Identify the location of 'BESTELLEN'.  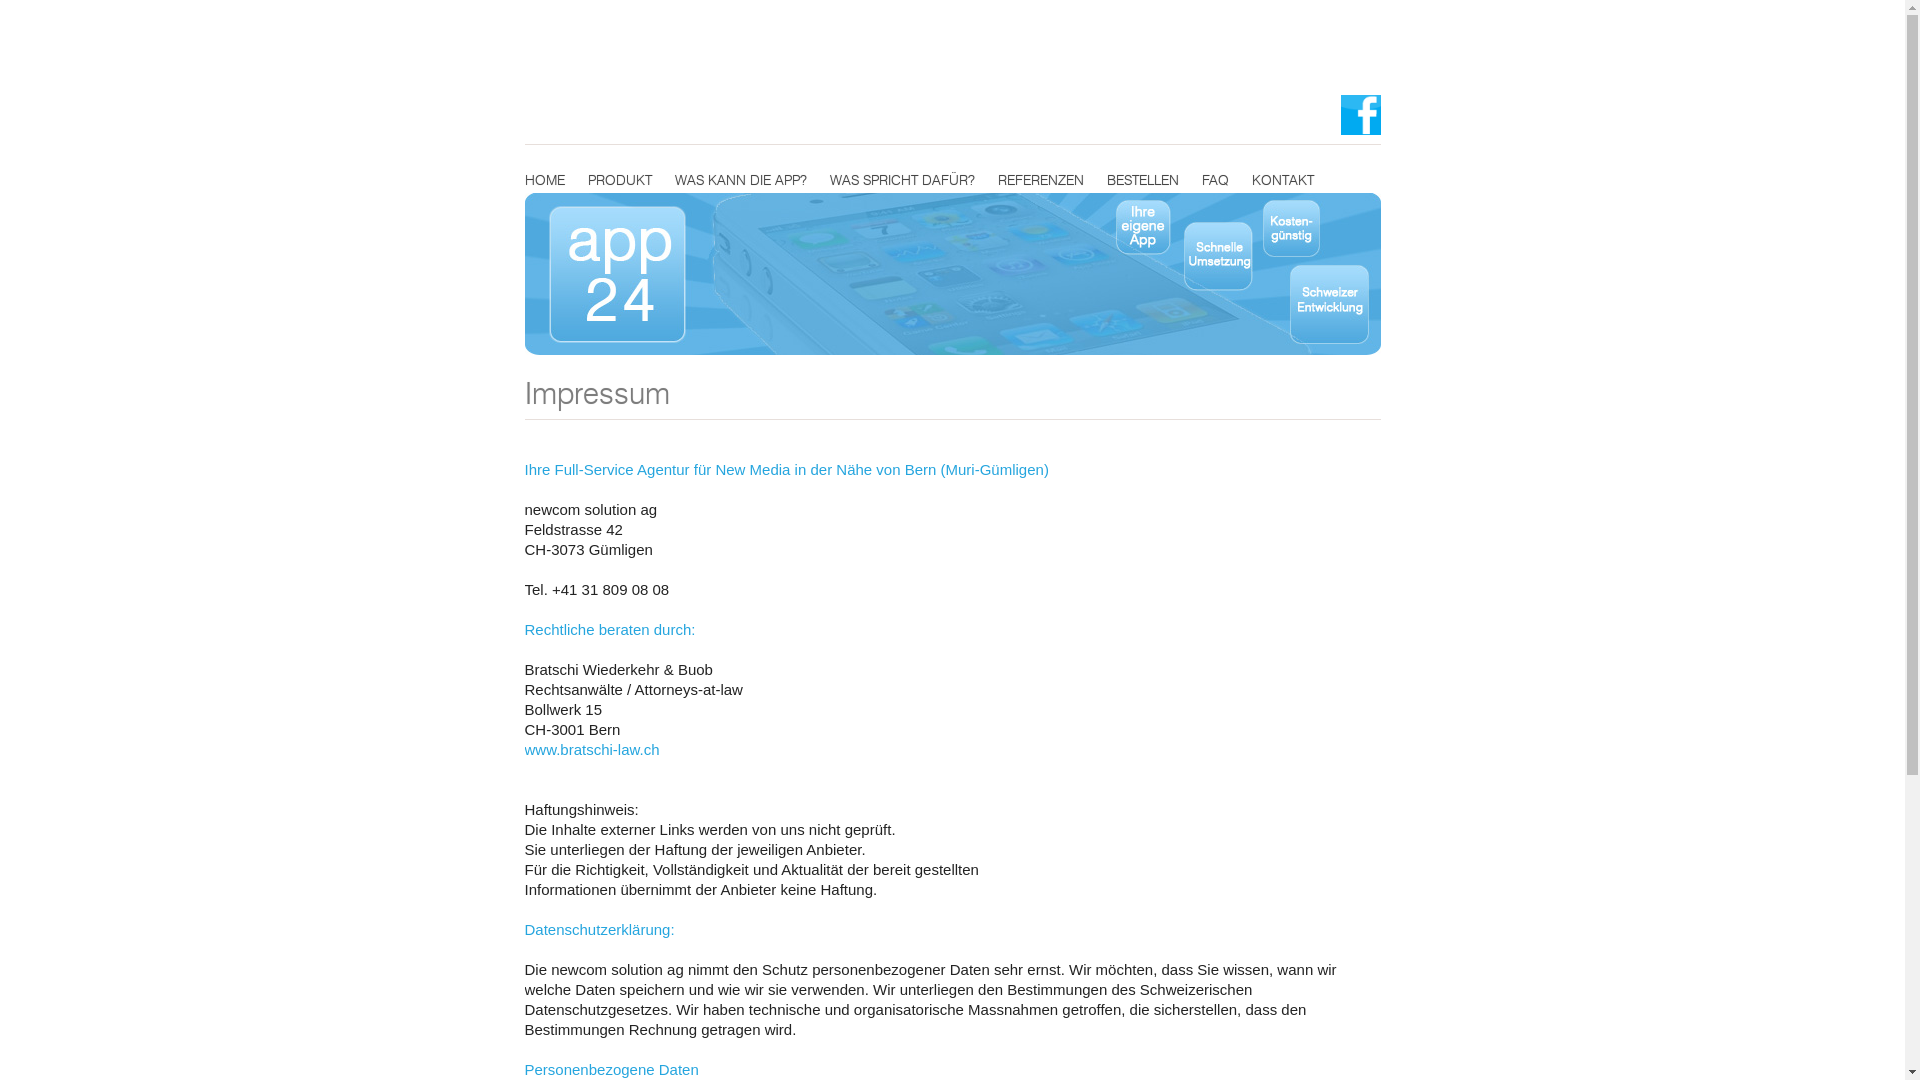
(1142, 181).